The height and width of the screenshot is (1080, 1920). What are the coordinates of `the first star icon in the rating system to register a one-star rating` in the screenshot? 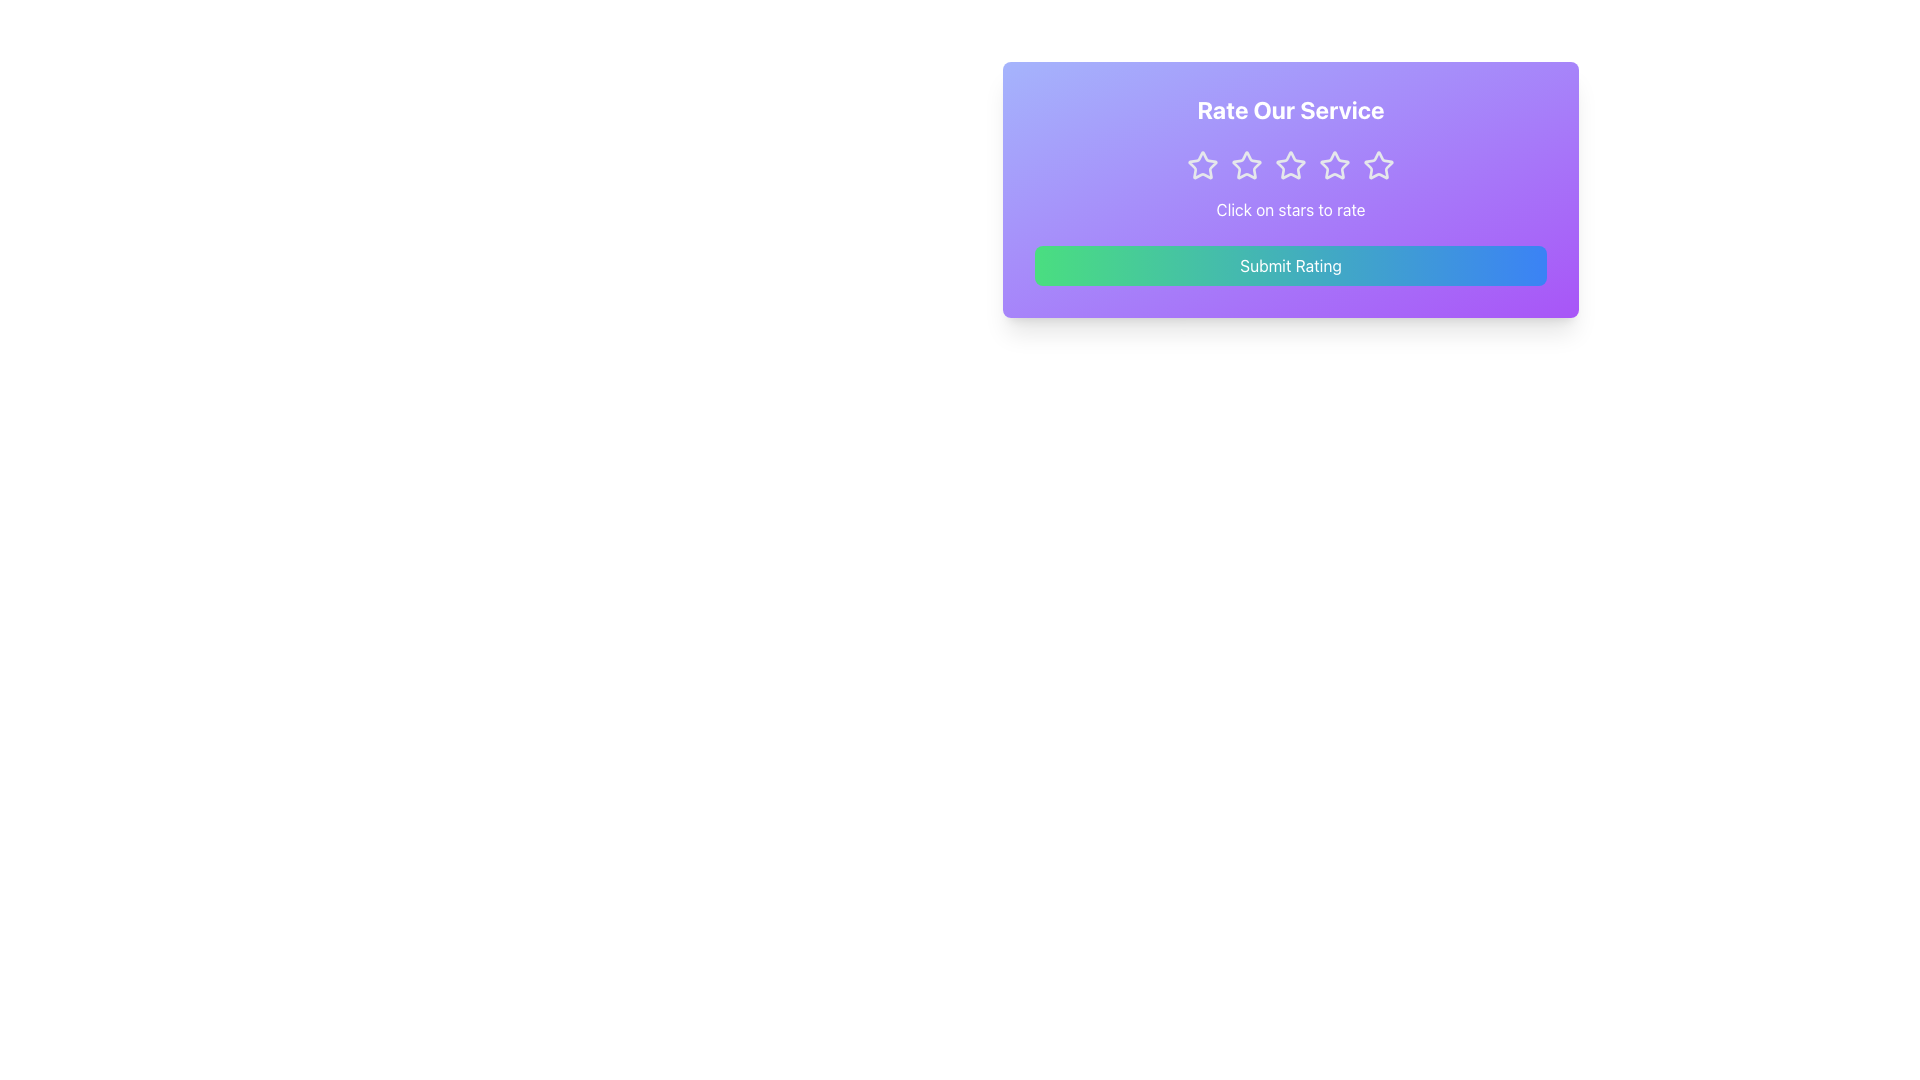 It's located at (1202, 164).